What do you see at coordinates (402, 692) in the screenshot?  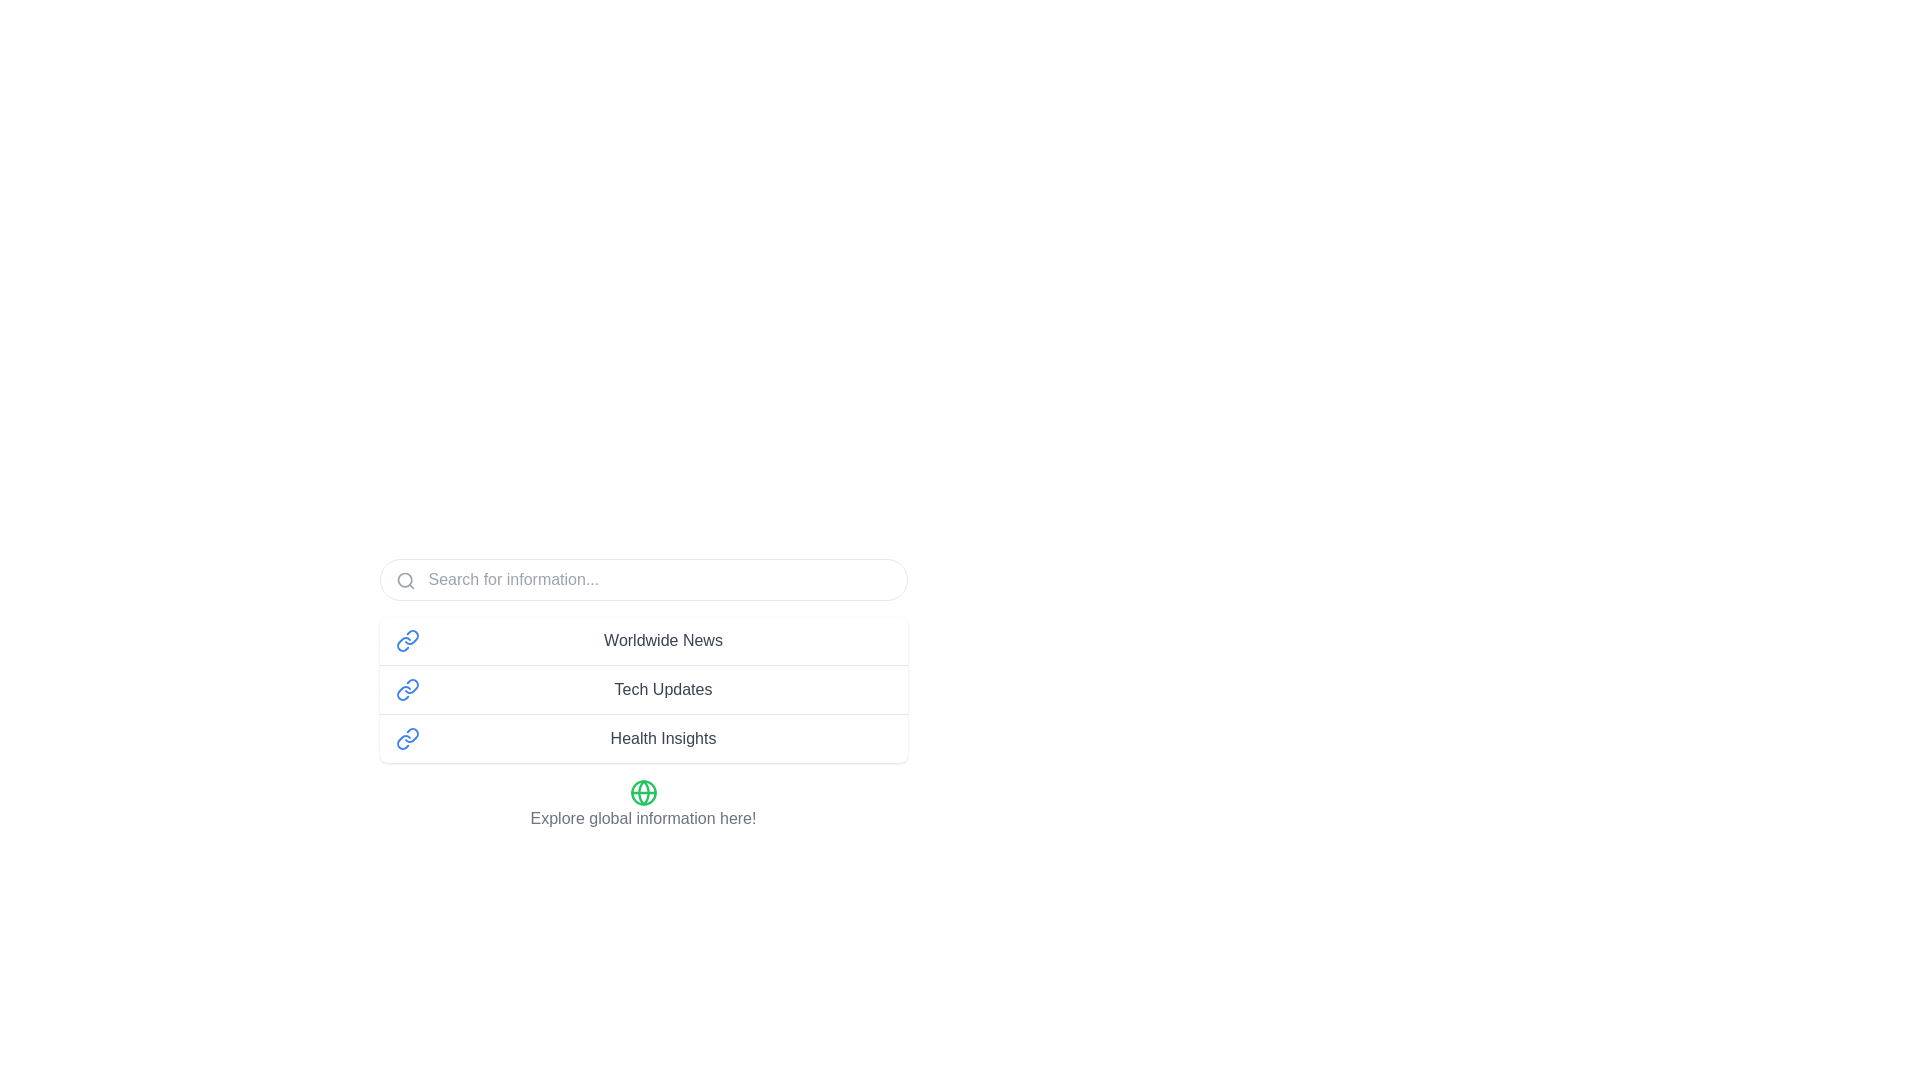 I see `second portion of the stylized link icon, which is part of a larger SVG graphic next to the 'Tech Updates' list item, using developer tools` at bounding box center [402, 692].